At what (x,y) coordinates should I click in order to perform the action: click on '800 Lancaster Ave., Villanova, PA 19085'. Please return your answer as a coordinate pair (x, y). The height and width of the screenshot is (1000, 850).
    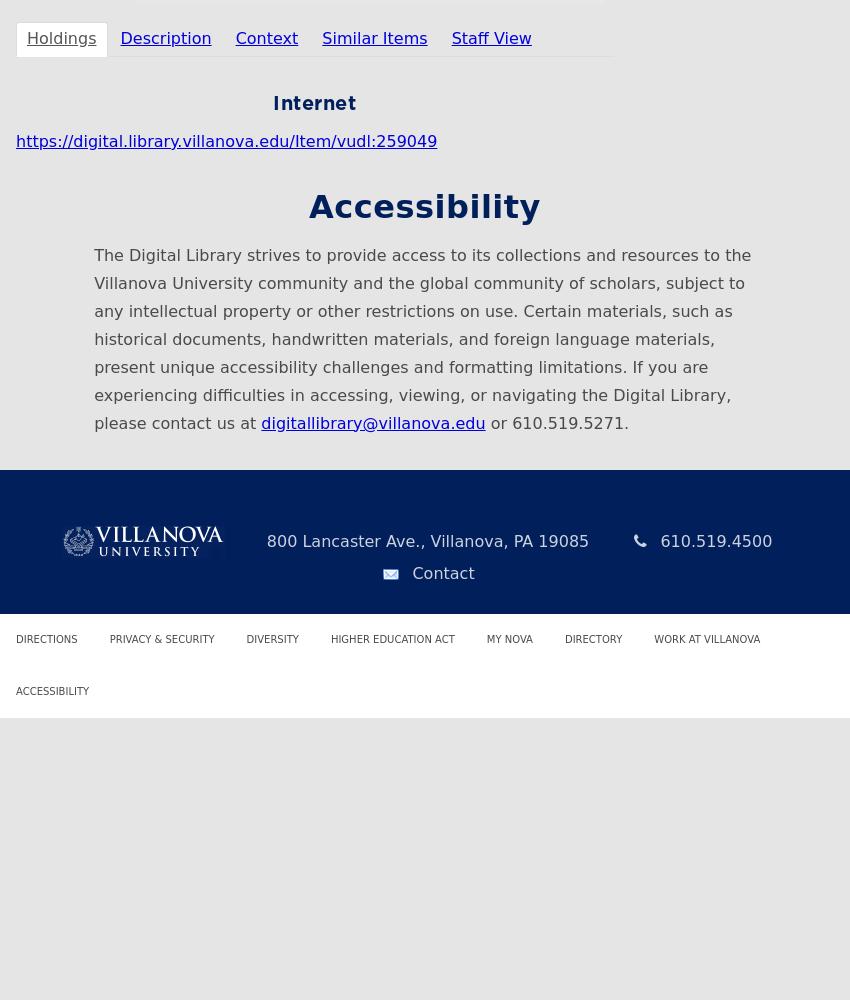
    Looking at the image, I should click on (260, 540).